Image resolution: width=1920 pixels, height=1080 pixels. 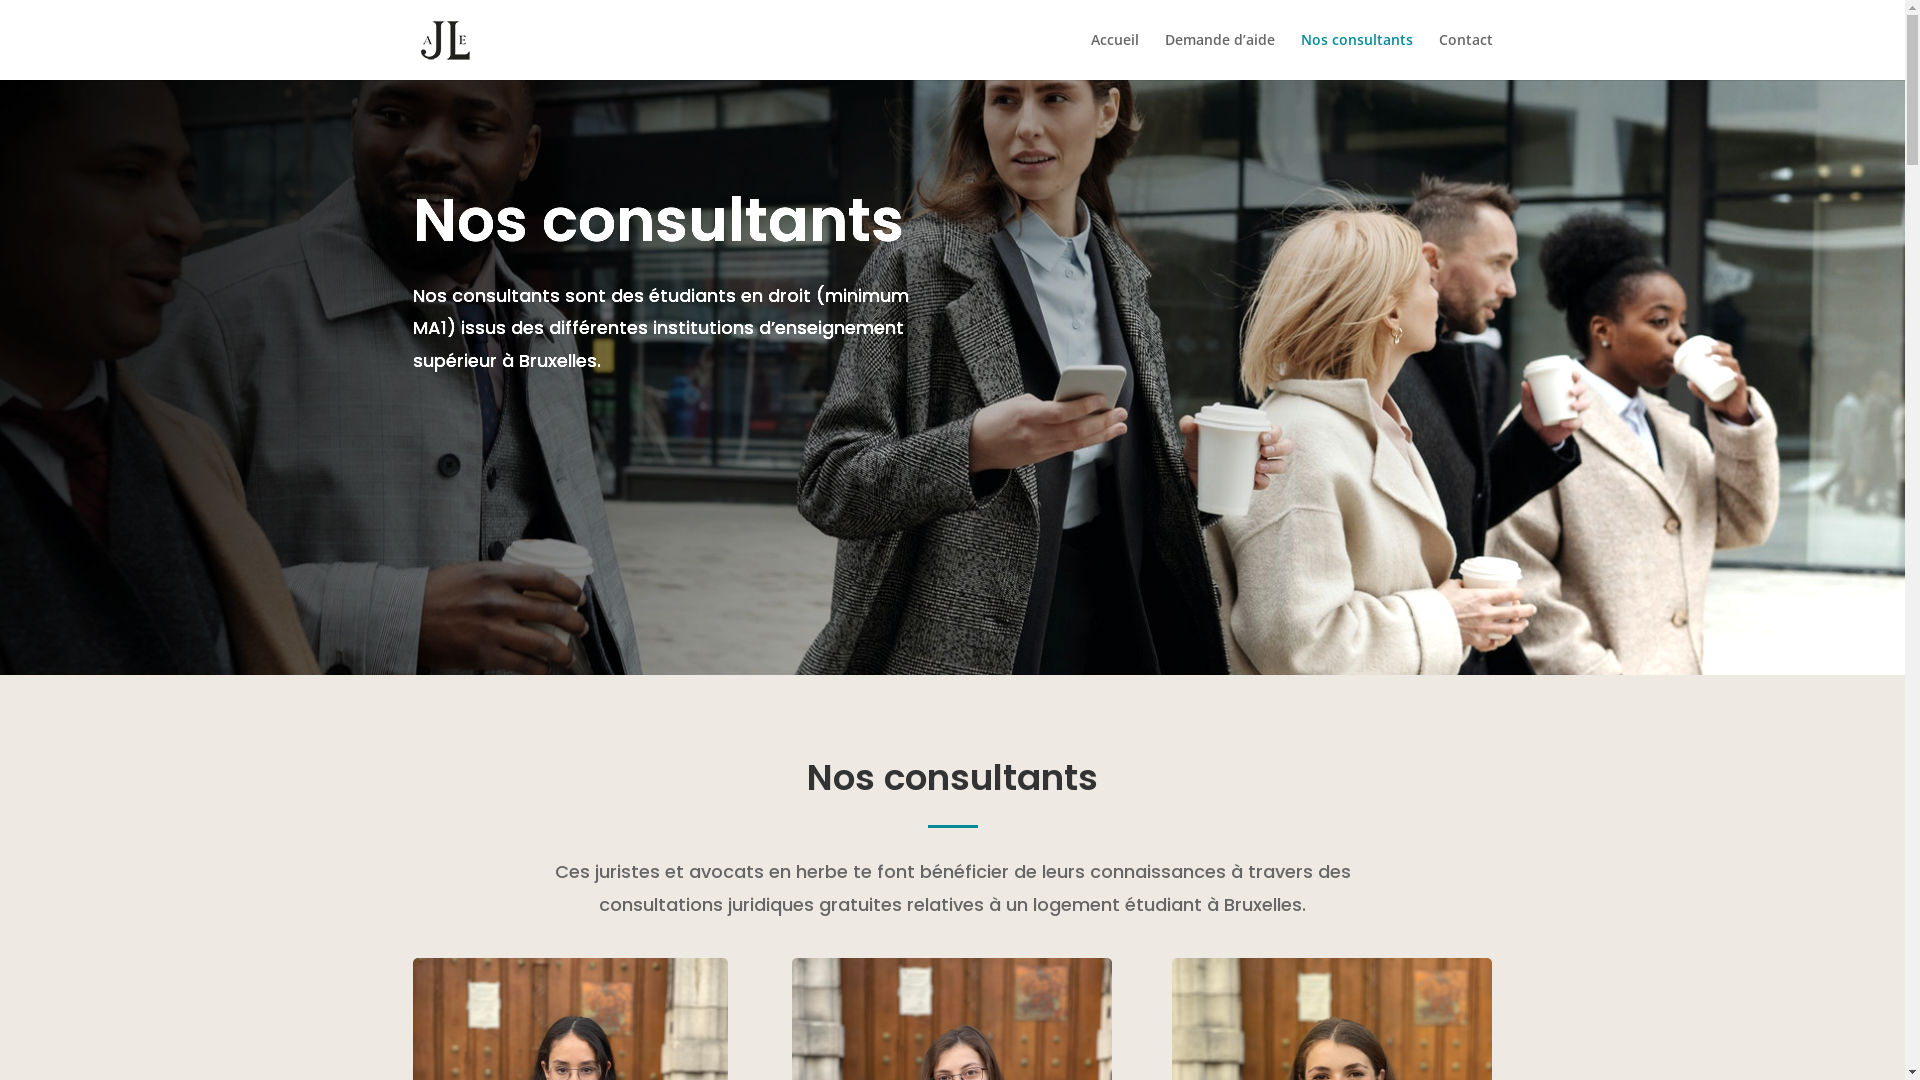 I want to click on 'Accueil', so click(x=1112, y=55).